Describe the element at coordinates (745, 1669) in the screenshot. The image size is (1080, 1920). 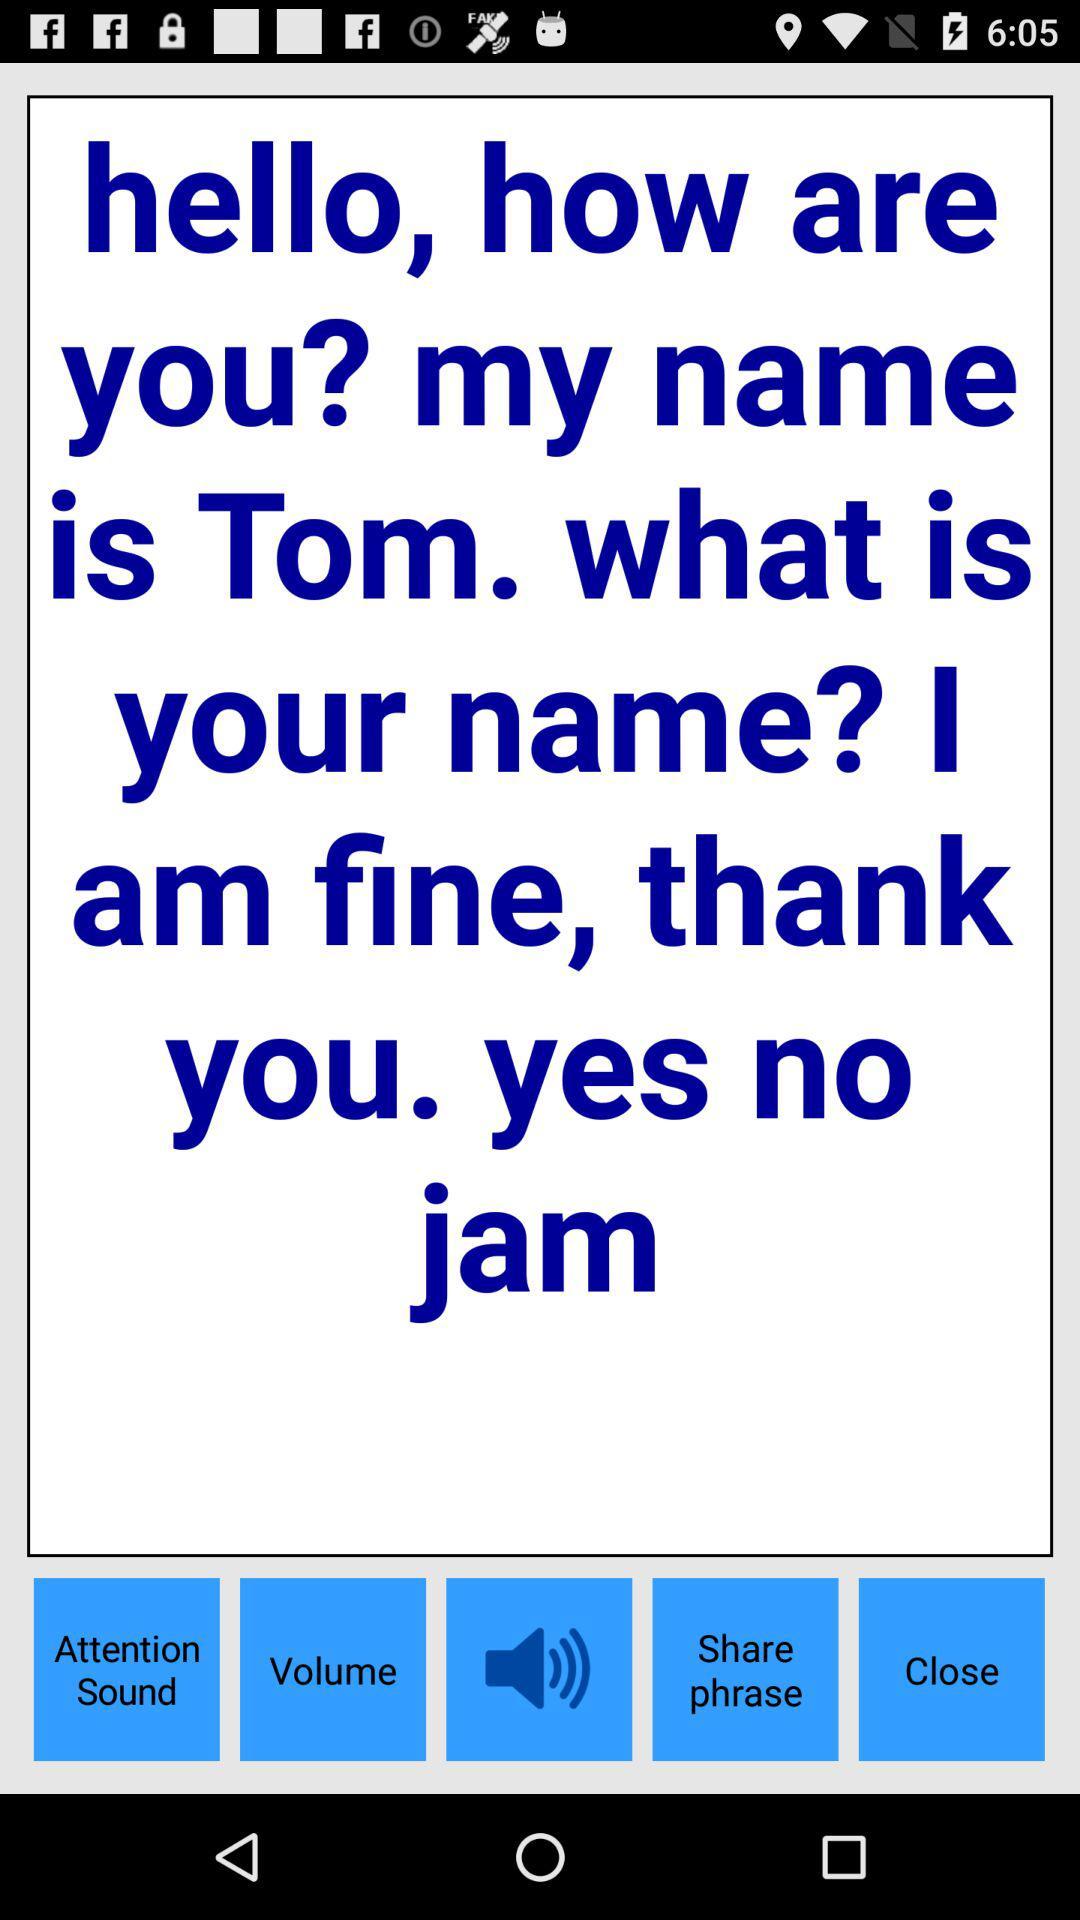
I see `the share` at that location.